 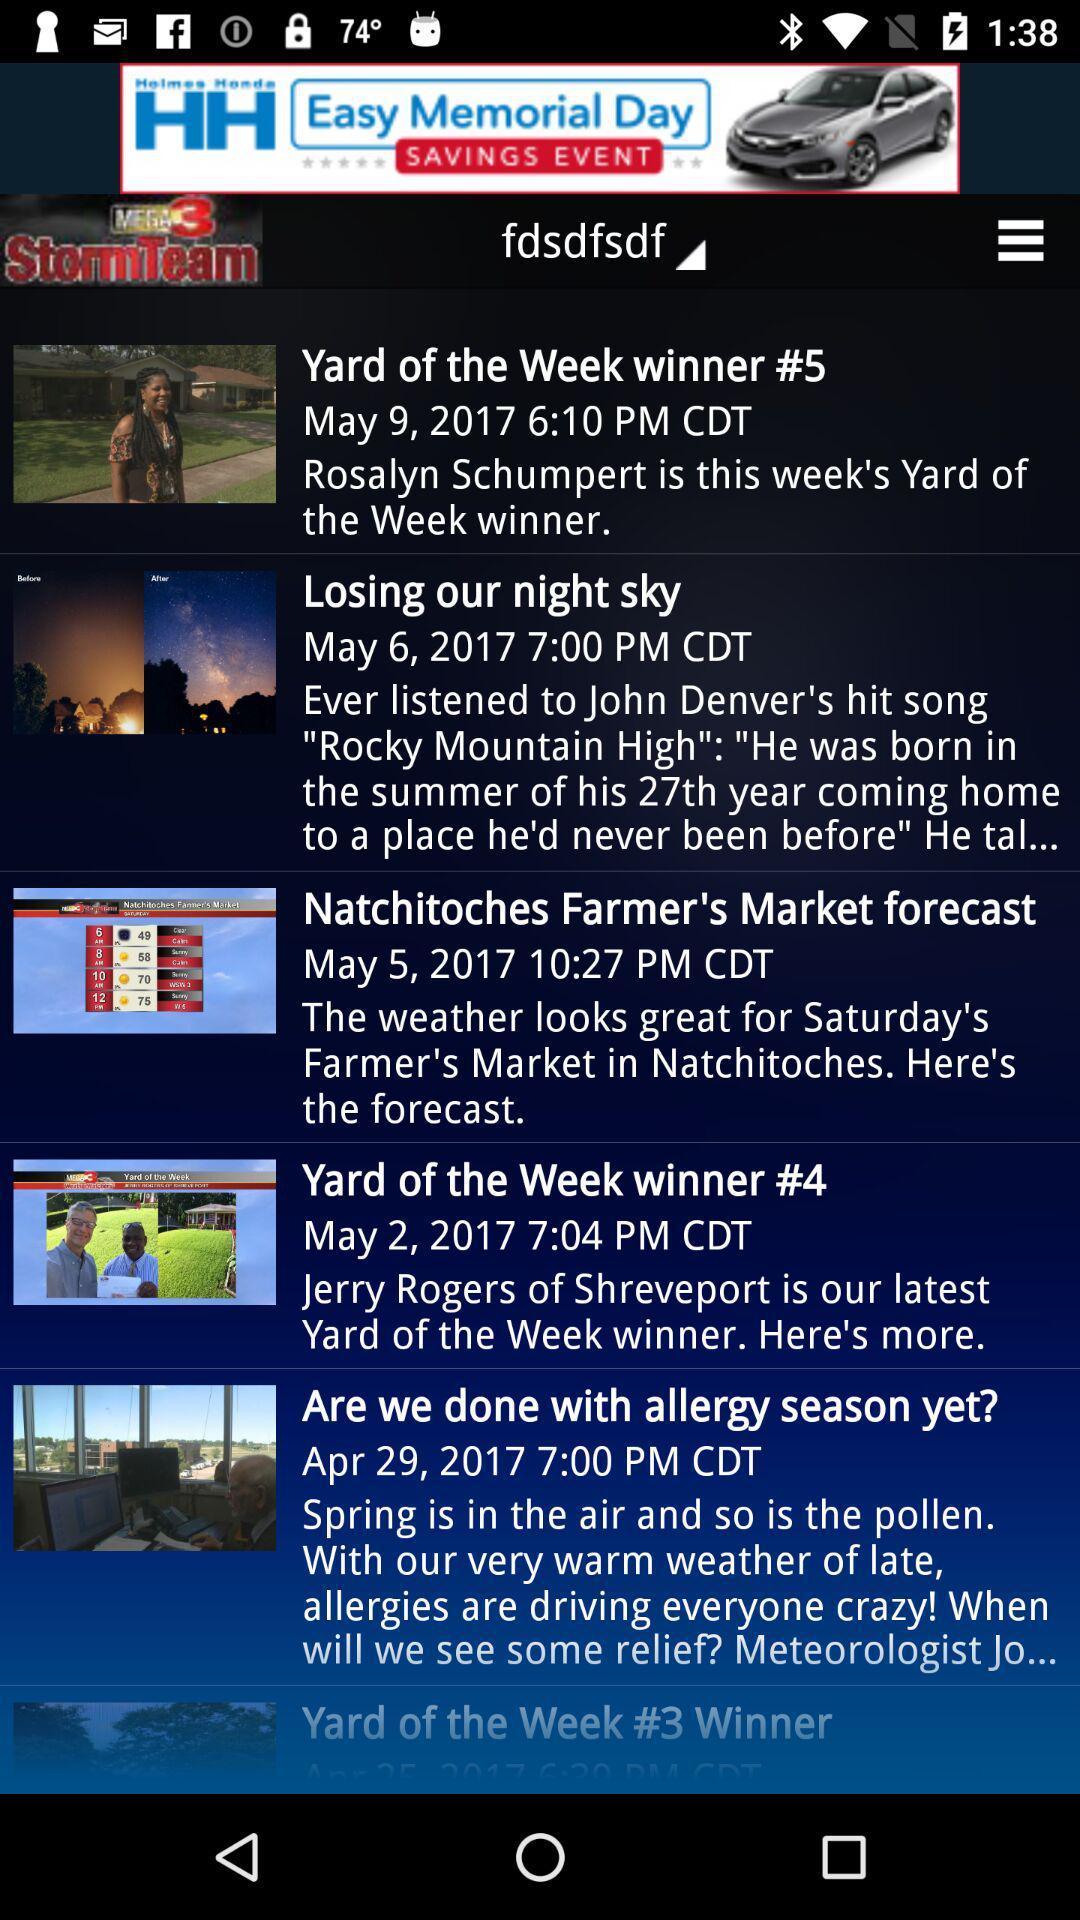 I want to click on item next to the fdsdfsdf item, so click(x=131, y=240).